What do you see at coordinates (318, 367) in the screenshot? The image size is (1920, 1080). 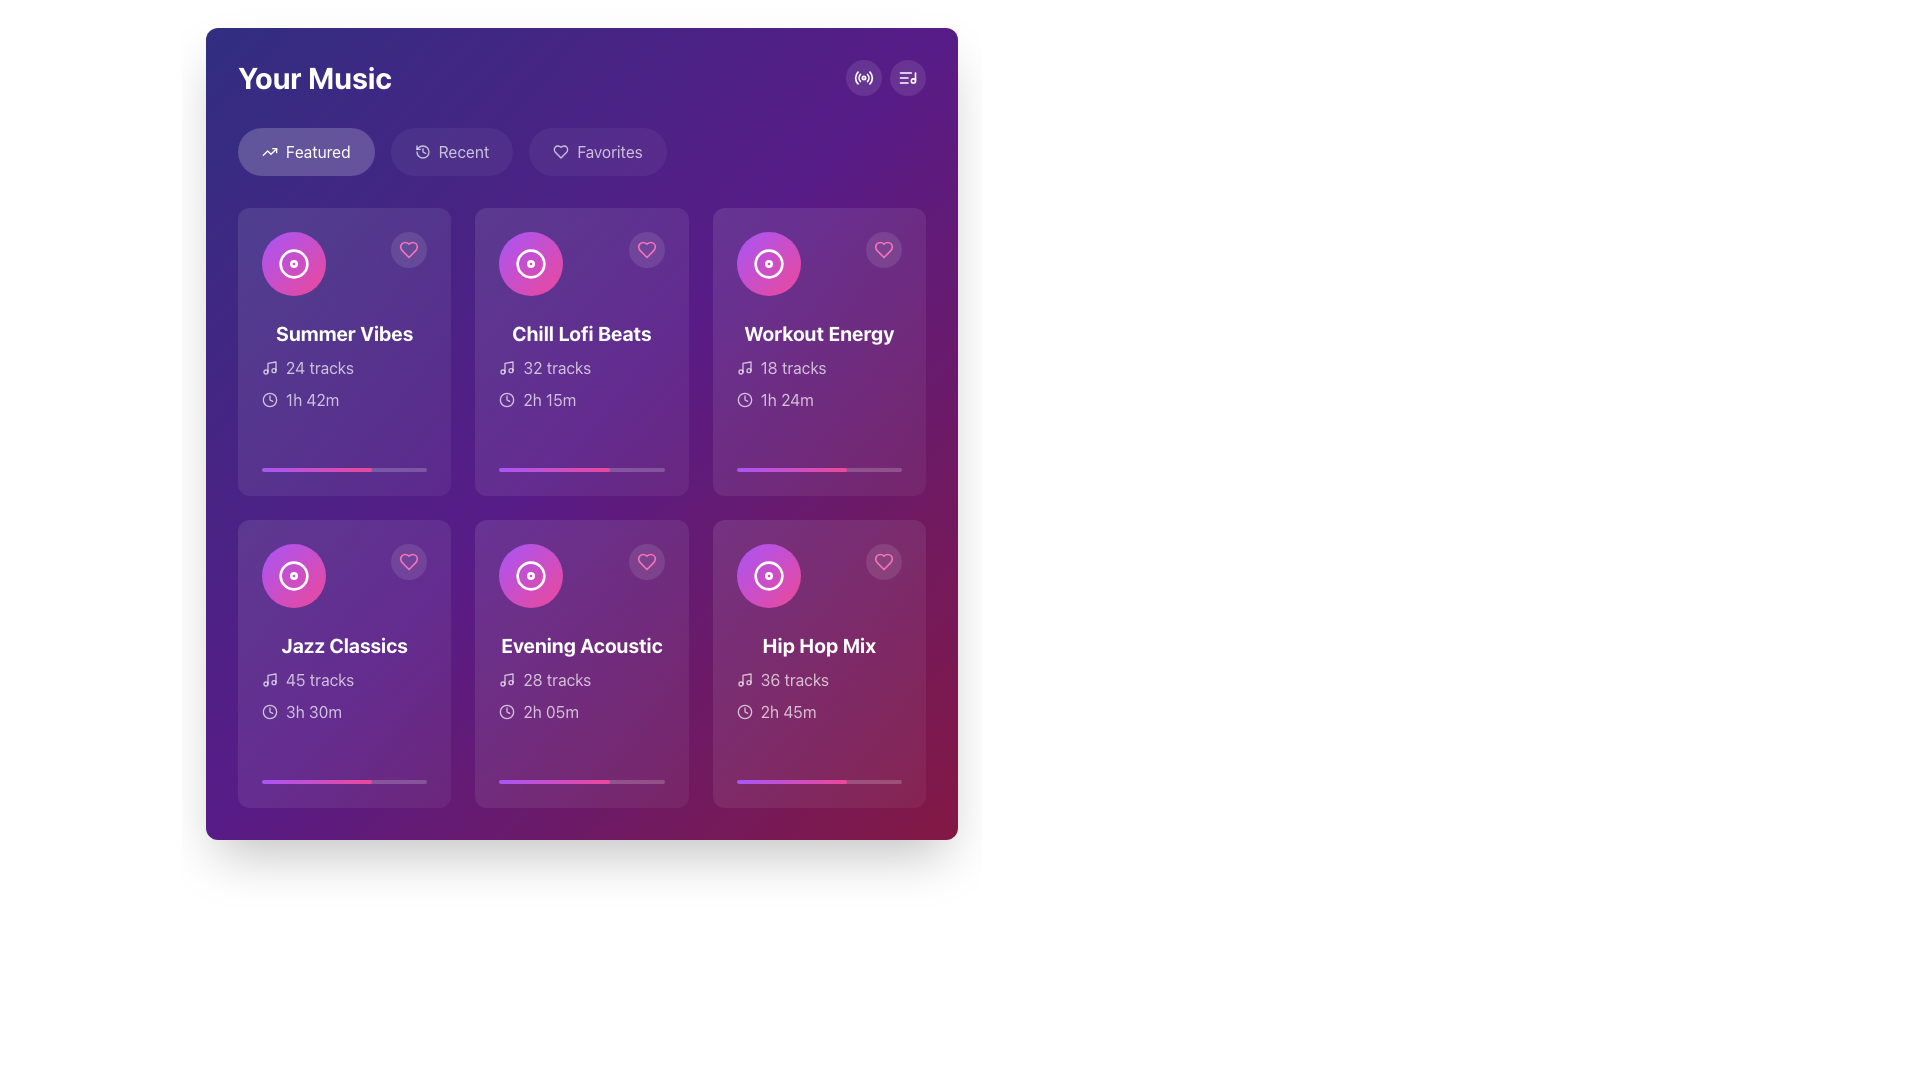 I see `the static text label that reads '24 tracks', prominently displayed within the first music card below the 'Your Music' heading` at bounding box center [318, 367].